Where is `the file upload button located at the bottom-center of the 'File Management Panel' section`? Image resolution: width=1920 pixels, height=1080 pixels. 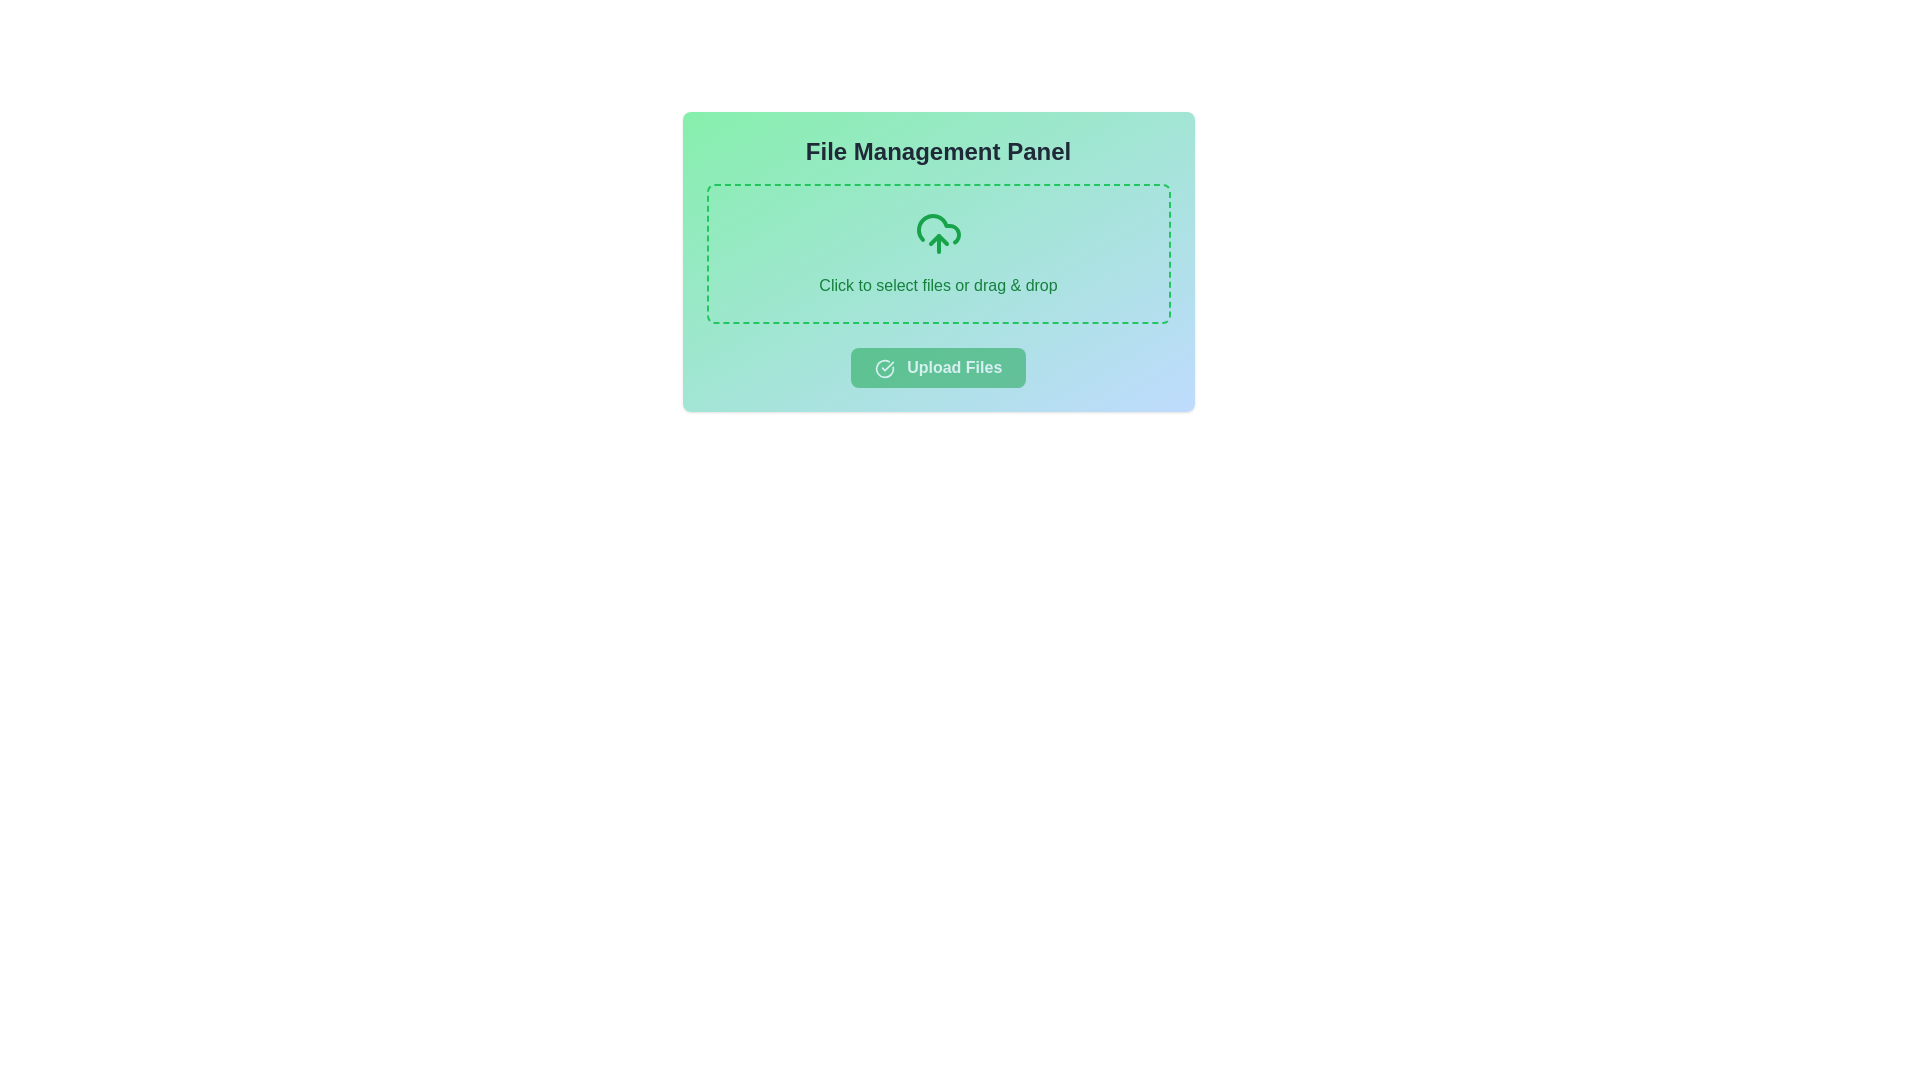 the file upload button located at the bottom-center of the 'File Management Panel' section is located at coordinates (937, 367).